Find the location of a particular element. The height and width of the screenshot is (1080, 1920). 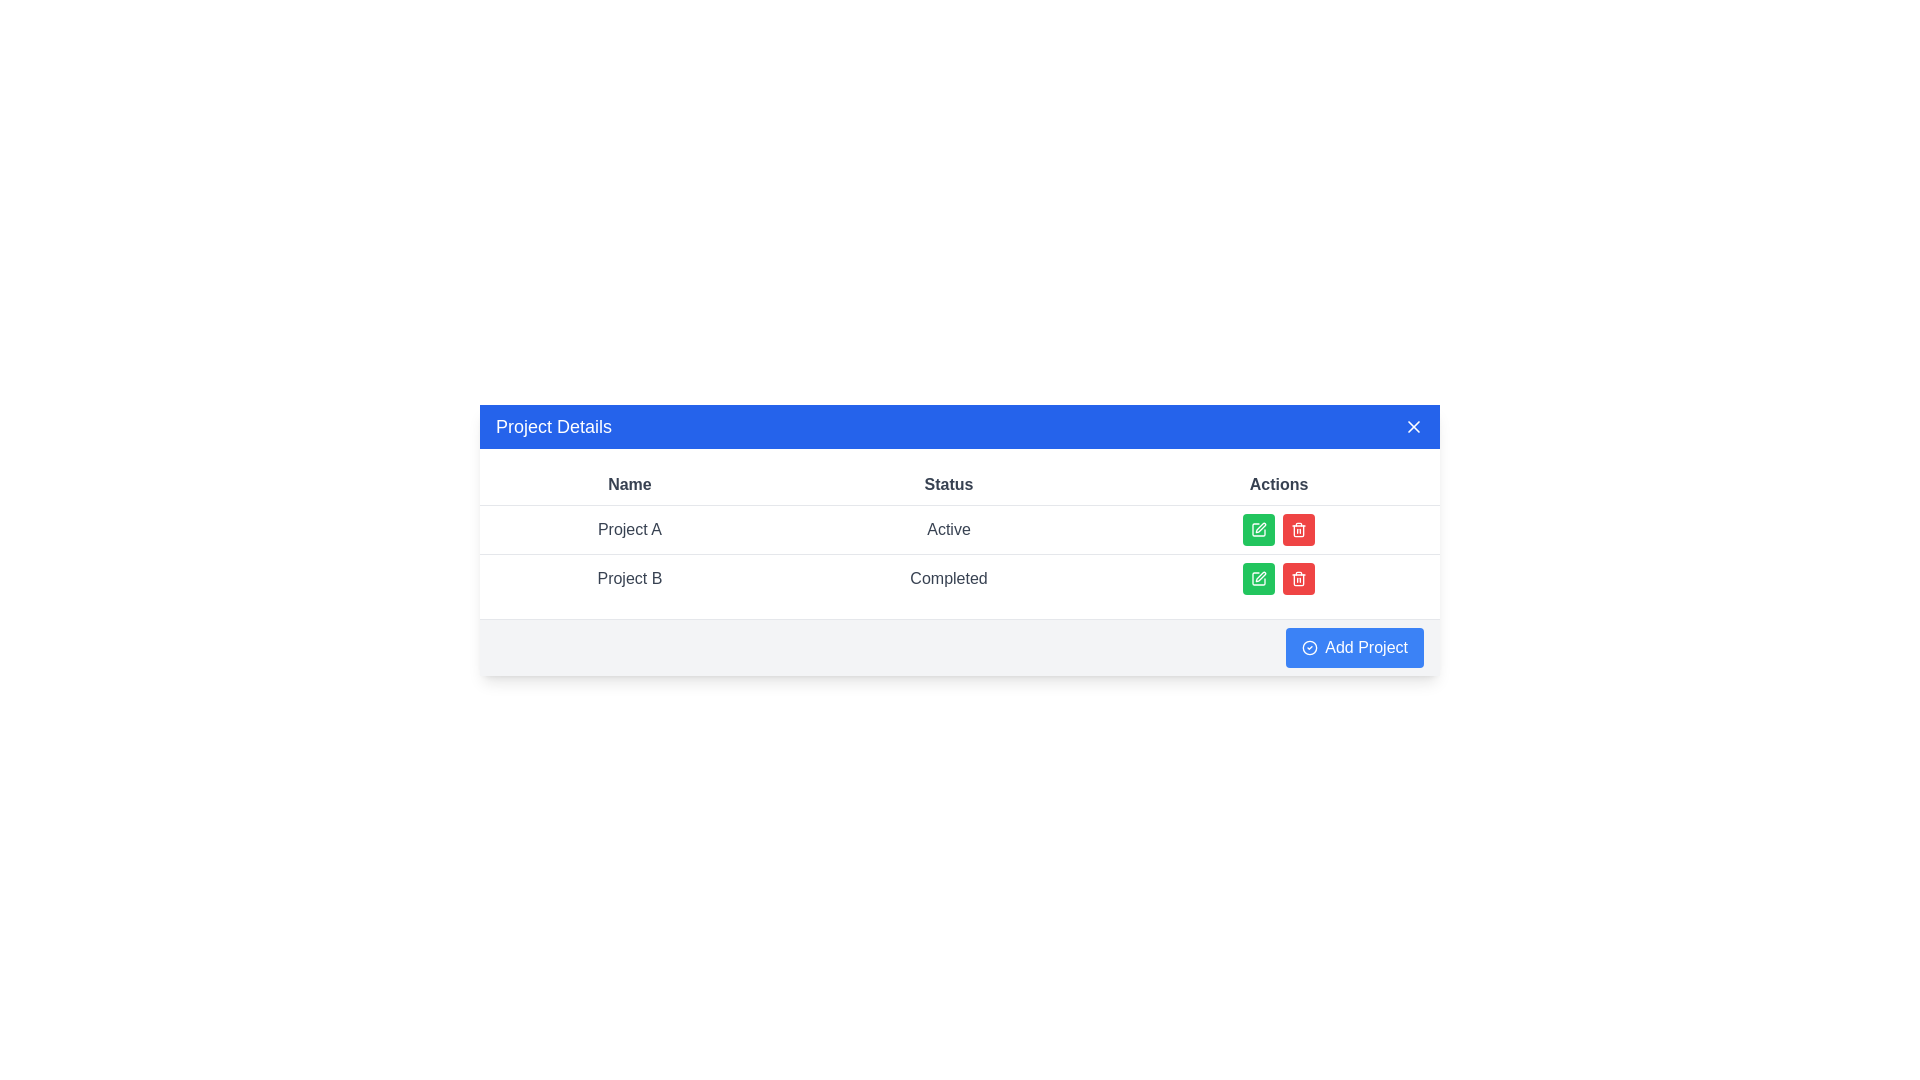

the small square green button with a pencil icon is located at coordinates (1258, 578).